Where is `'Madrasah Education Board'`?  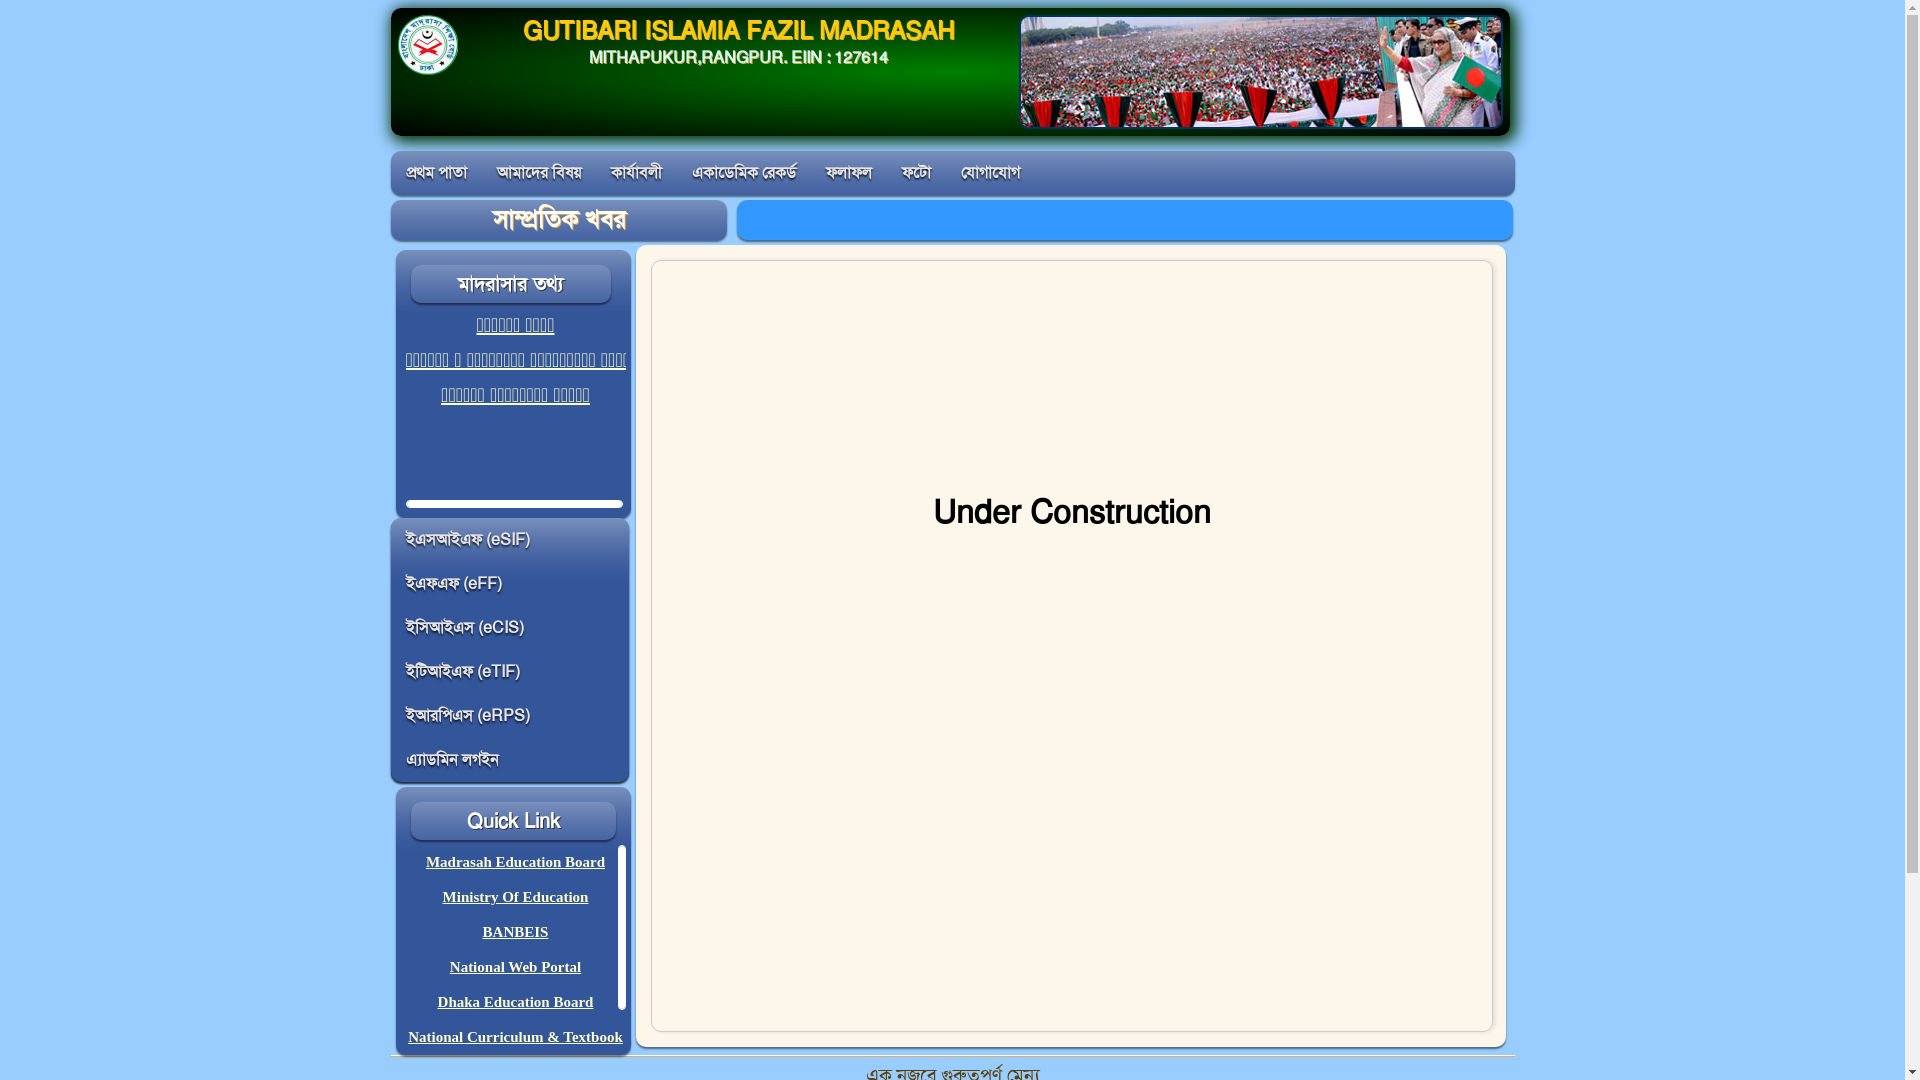 'Madrasah Education Board' is located at coordinates (515, 860).